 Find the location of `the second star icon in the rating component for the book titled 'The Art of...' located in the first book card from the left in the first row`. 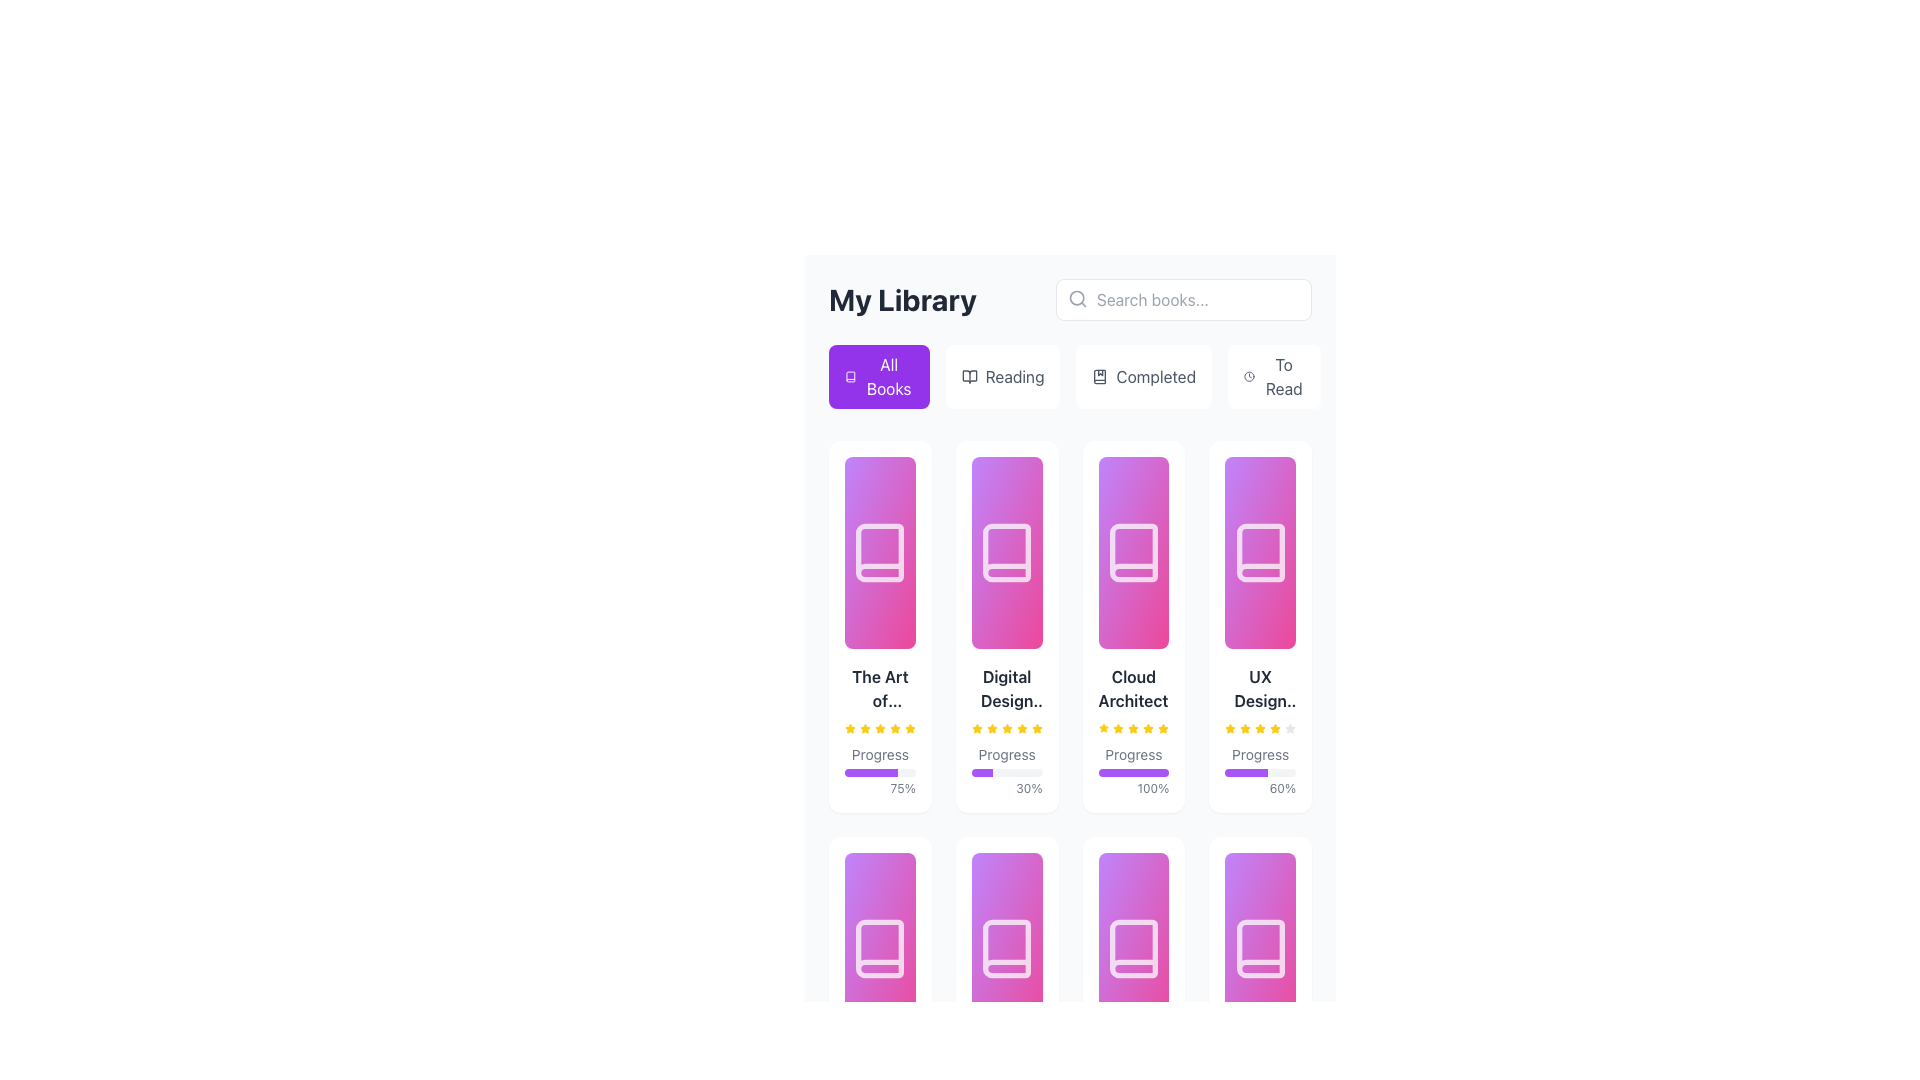

the second star icon in the rating component for the book titled 'The Art of...' located in the first book card from the left in the first row is located at coordinates (865, 728).